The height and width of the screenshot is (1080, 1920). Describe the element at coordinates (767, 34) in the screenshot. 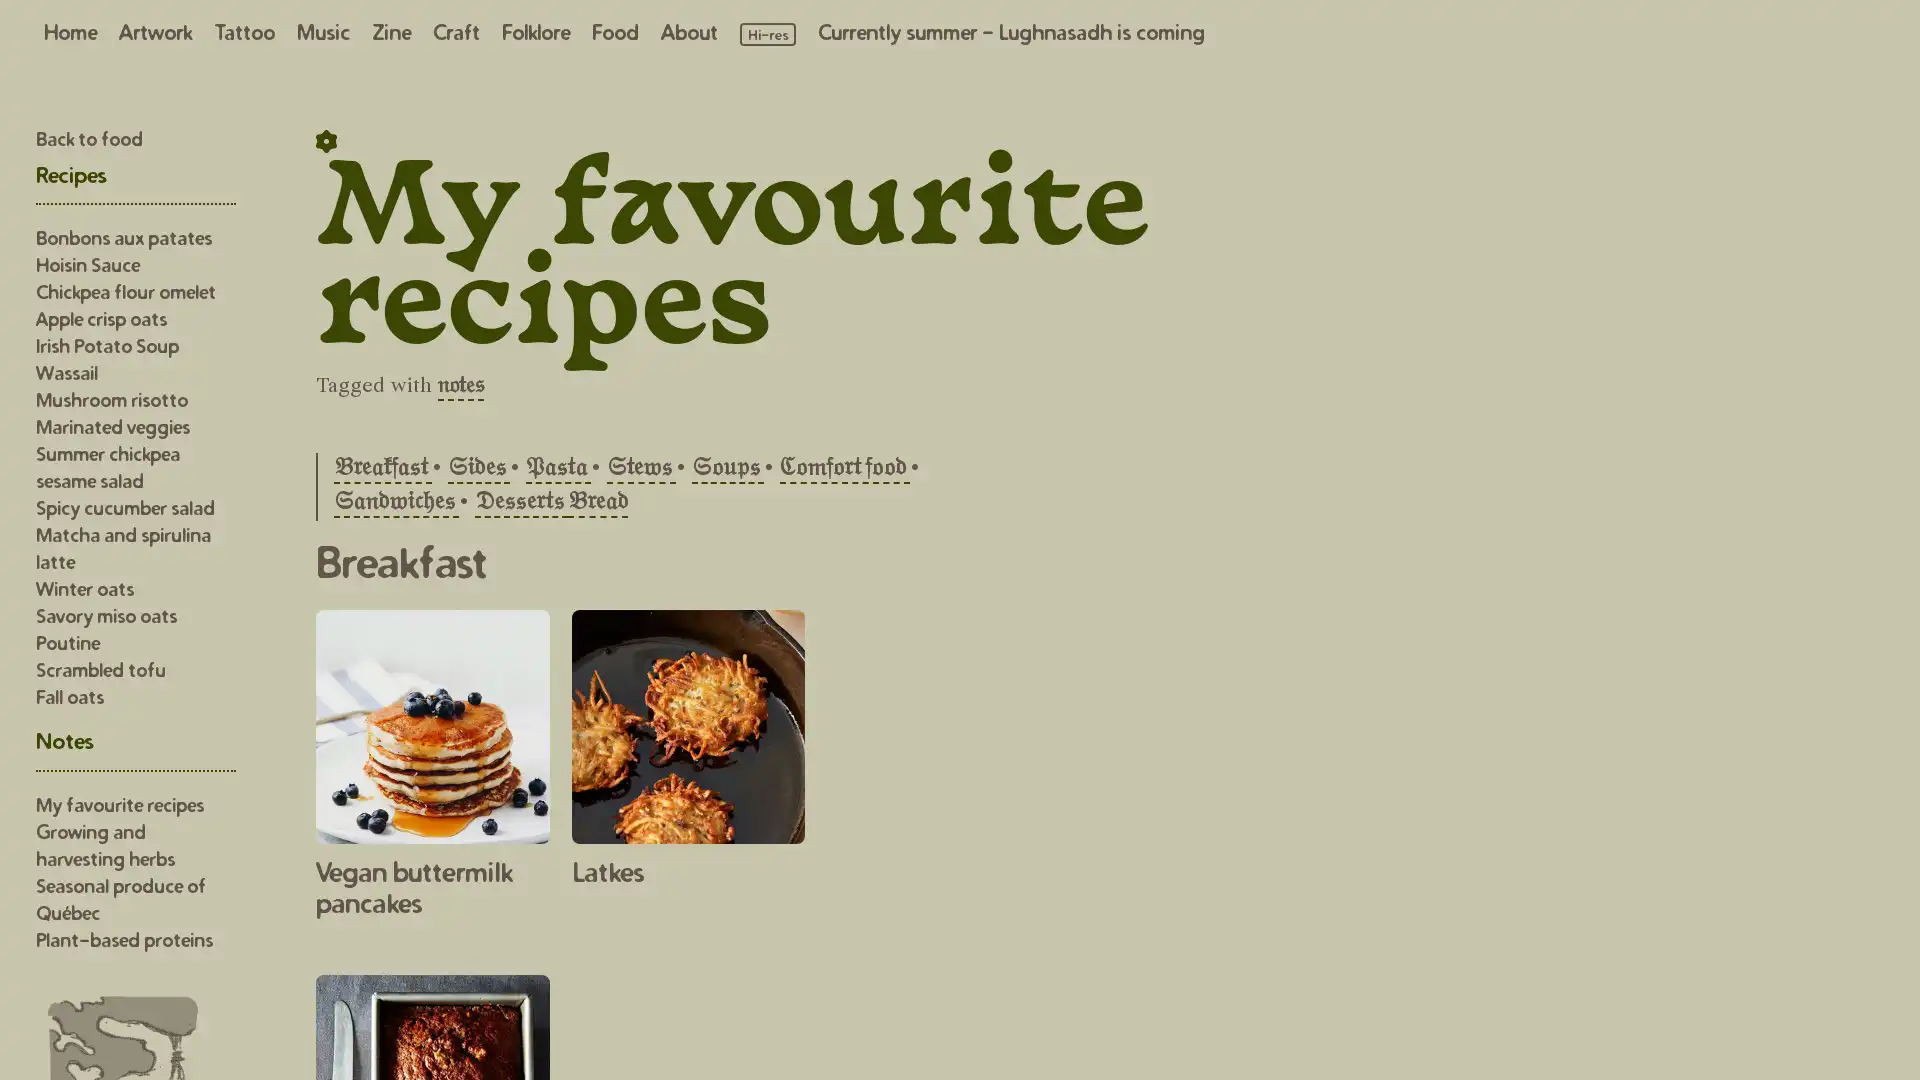

I see `Load high resolution images` at that location.